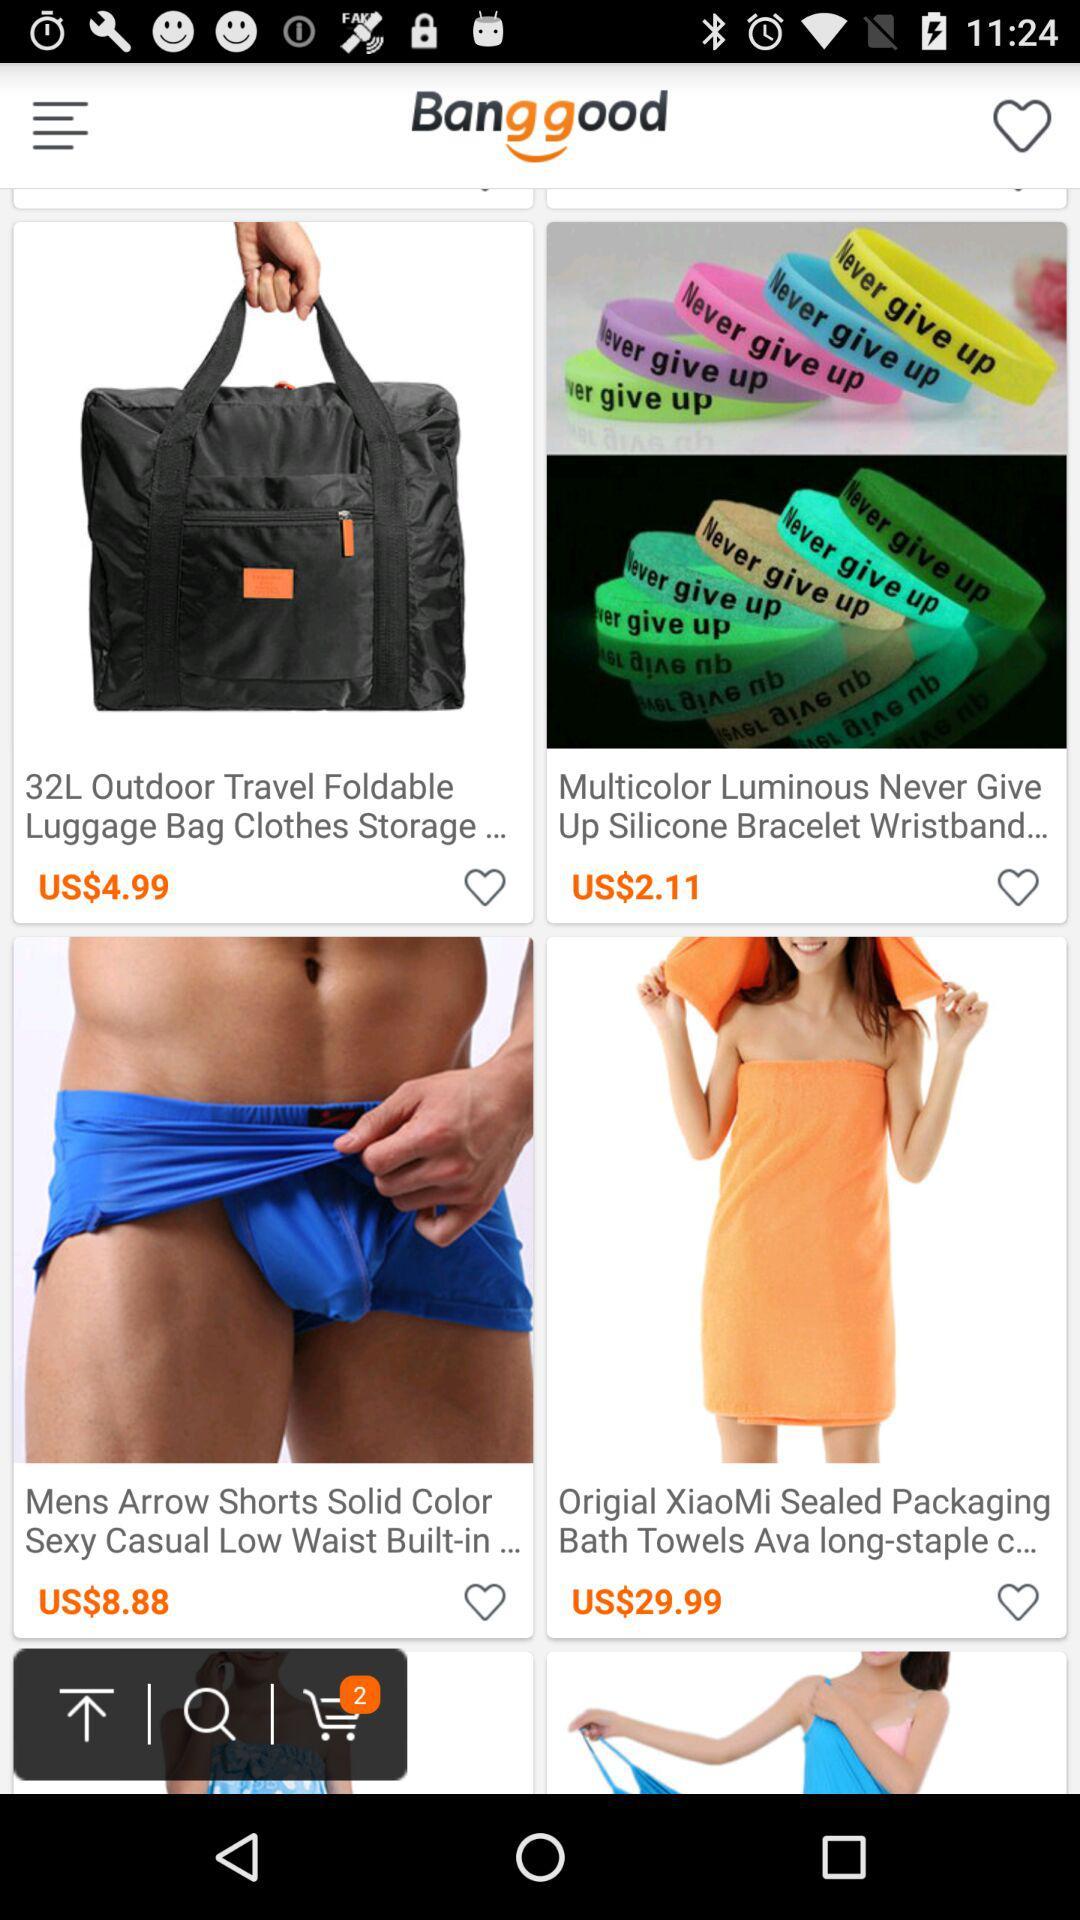 This screenshot has height=1920, width=1080. I want to click on to favorites, so click(1018, 885).